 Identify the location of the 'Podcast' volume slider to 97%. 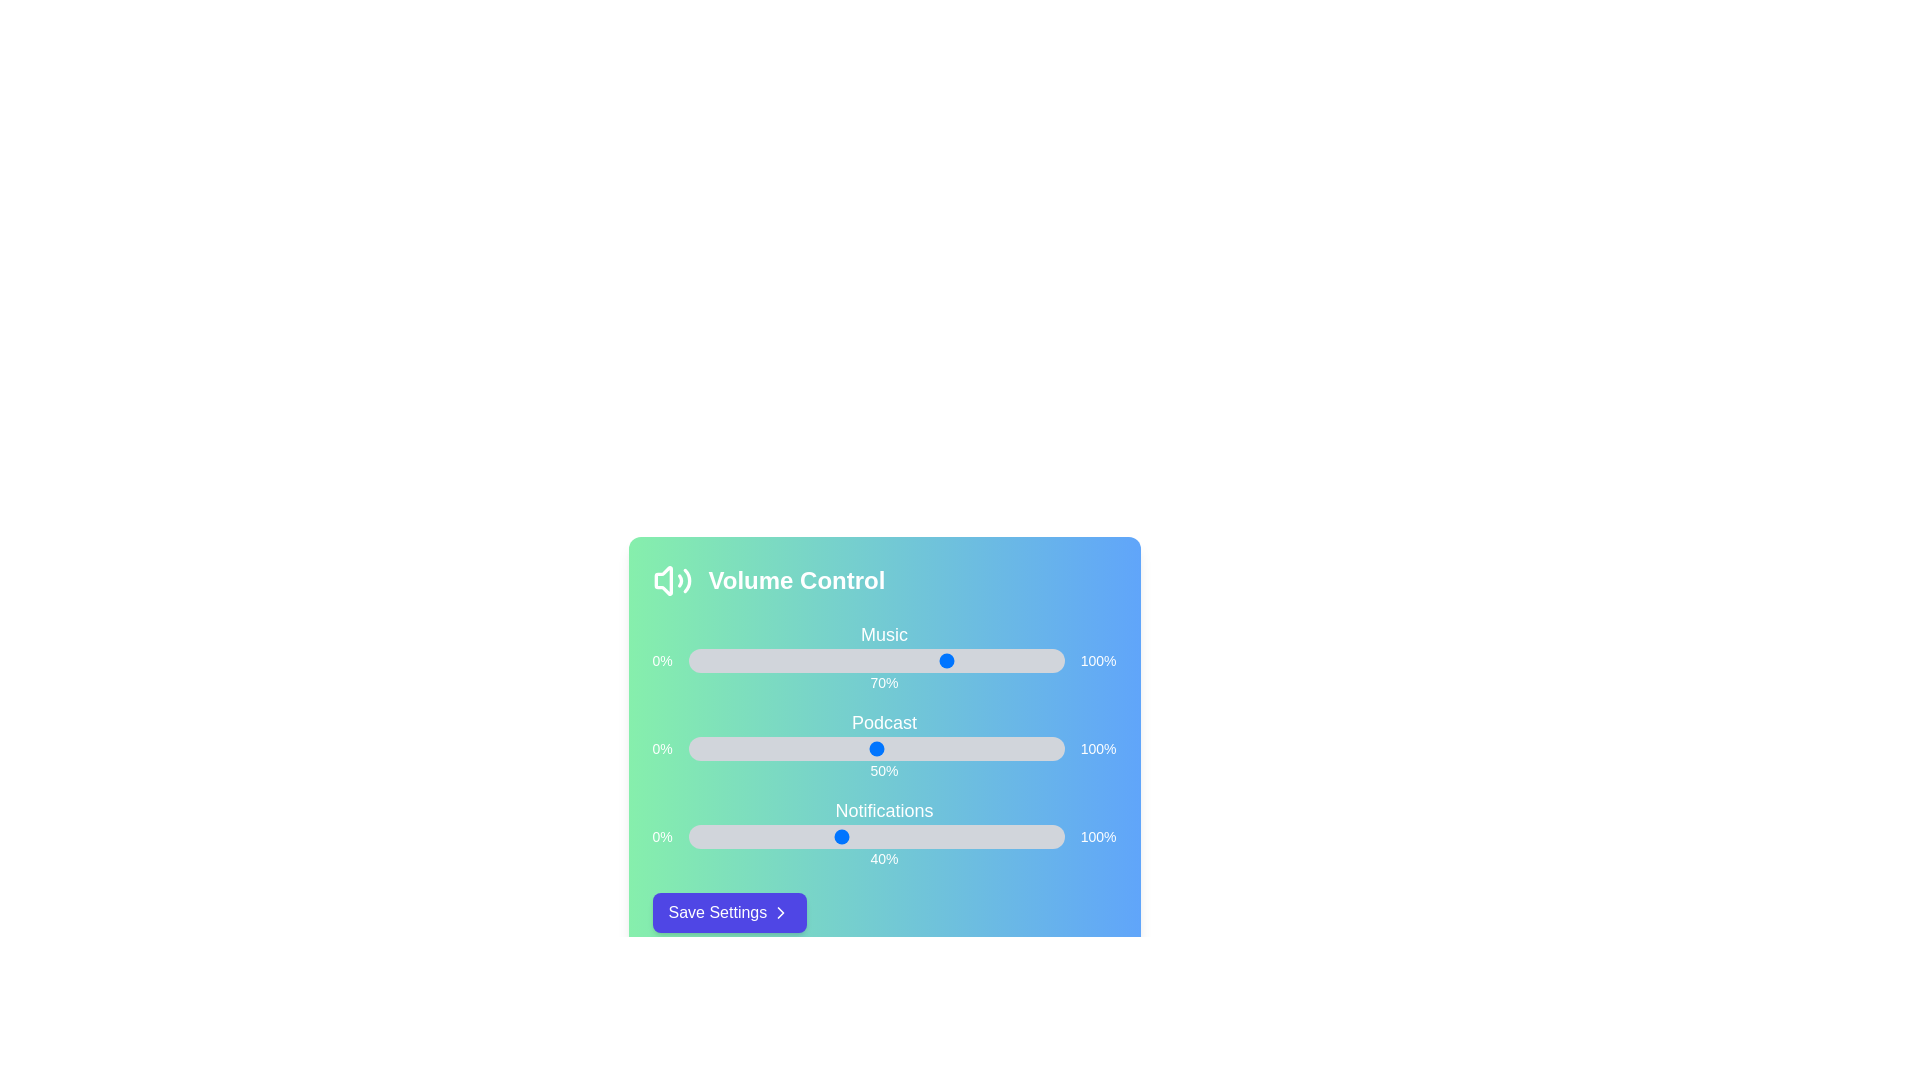
(1052, 748).